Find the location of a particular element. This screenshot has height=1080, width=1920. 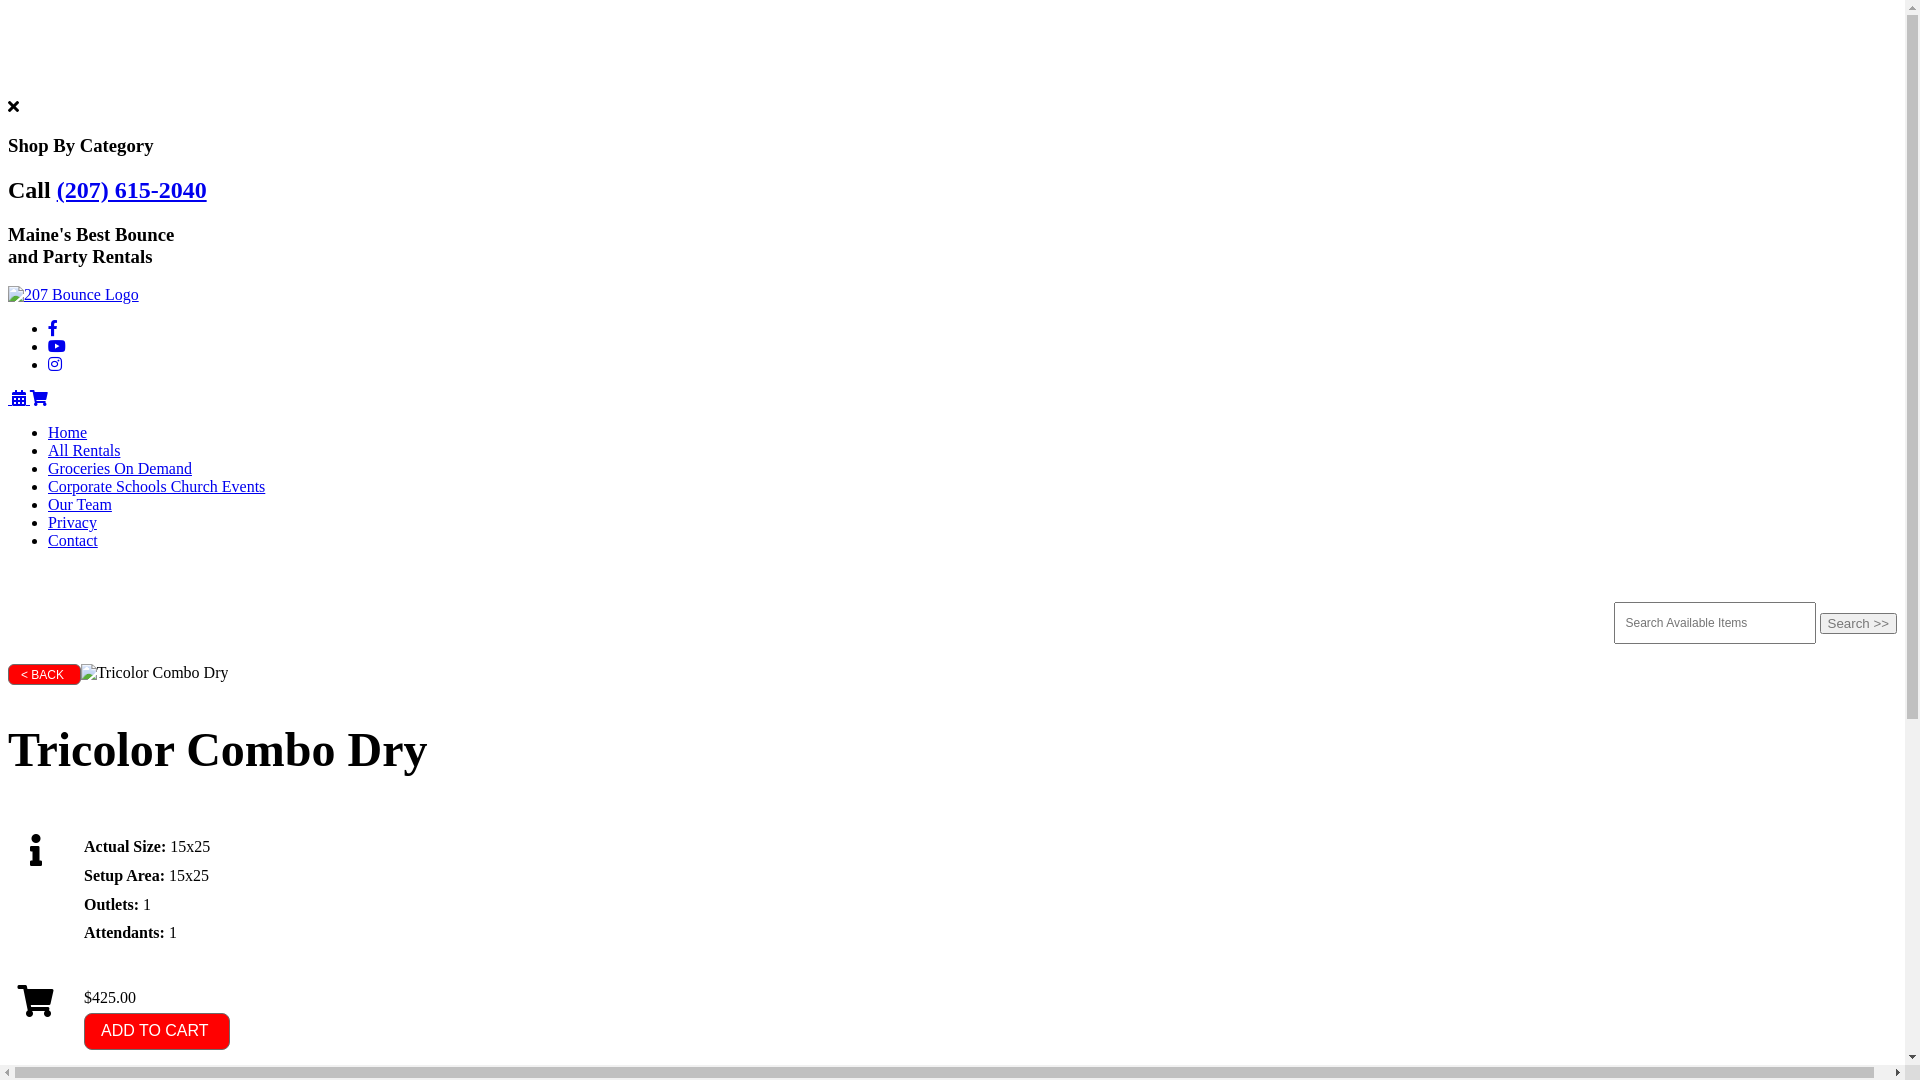

'Tricolor Combo Dry' is located at coordinates (80, 672).